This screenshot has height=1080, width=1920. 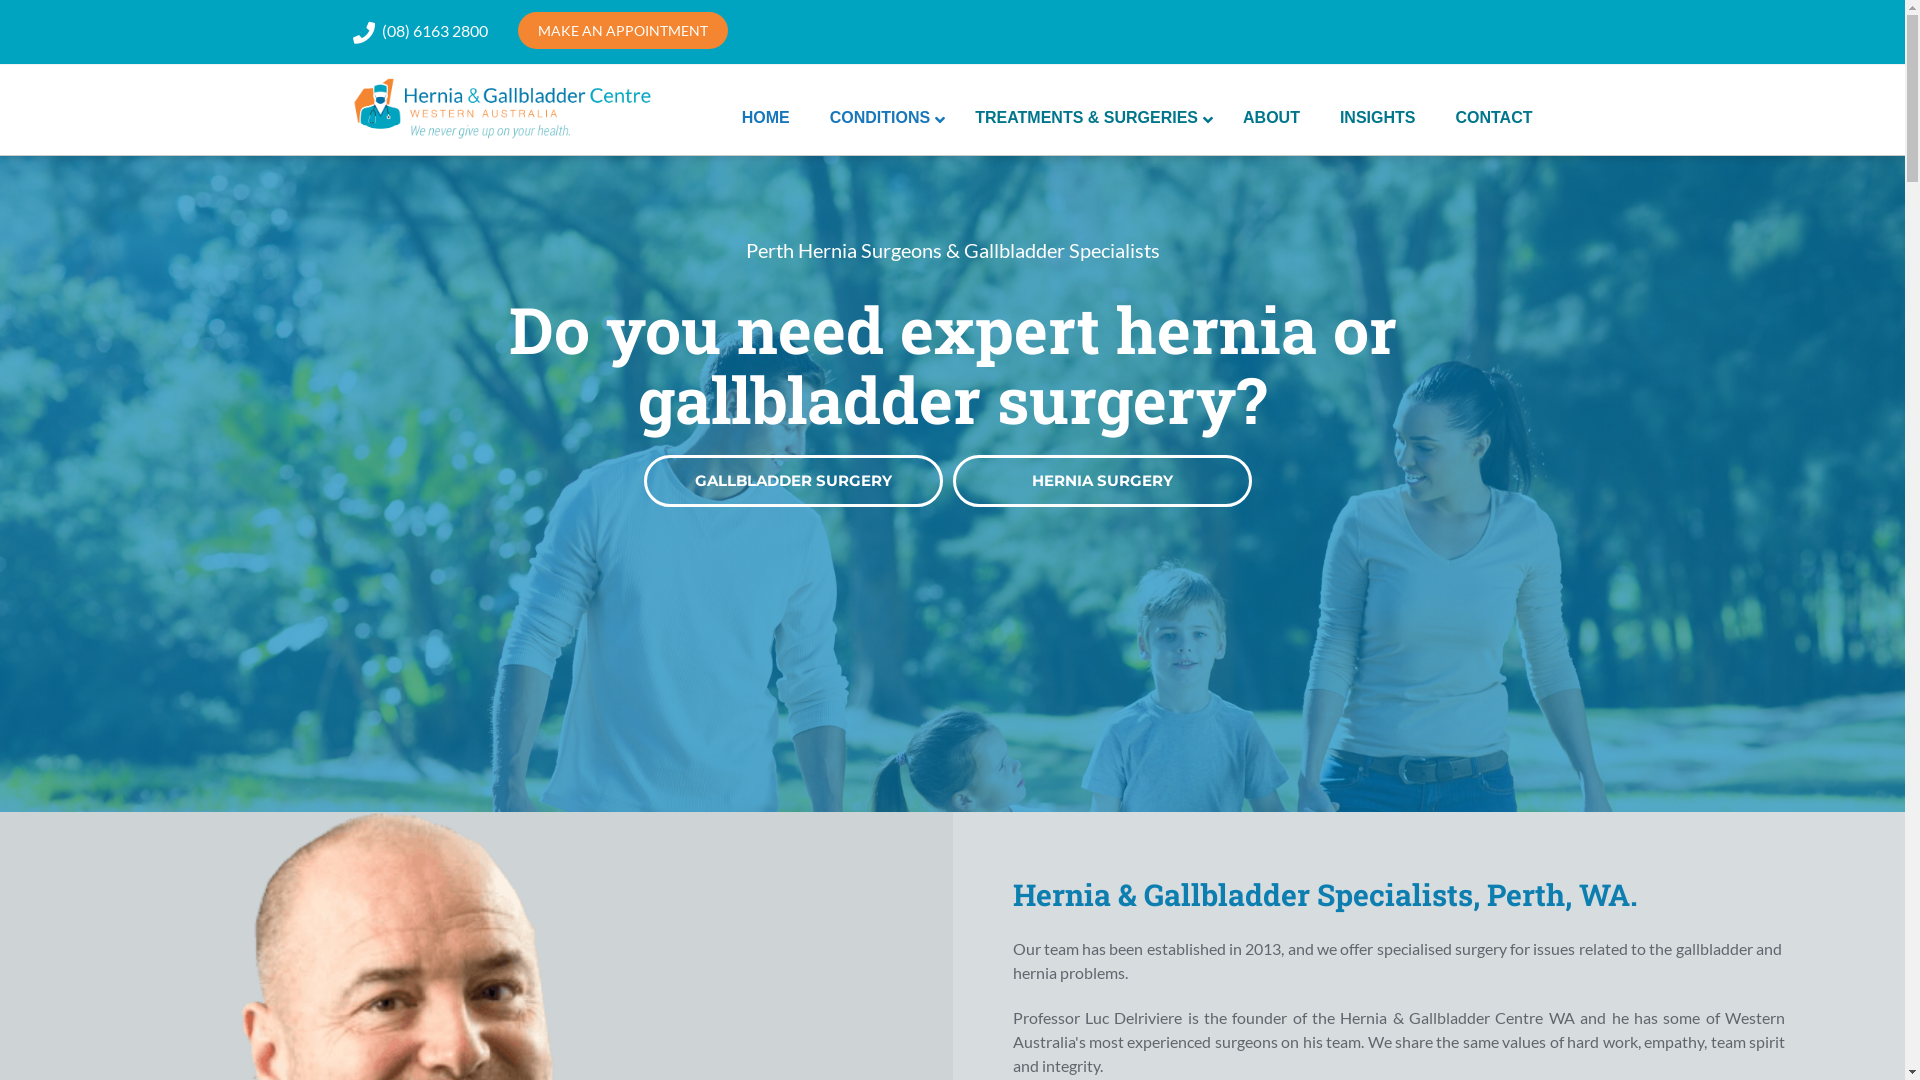 I want to click on 'HOME', so click(x=720, y=118).